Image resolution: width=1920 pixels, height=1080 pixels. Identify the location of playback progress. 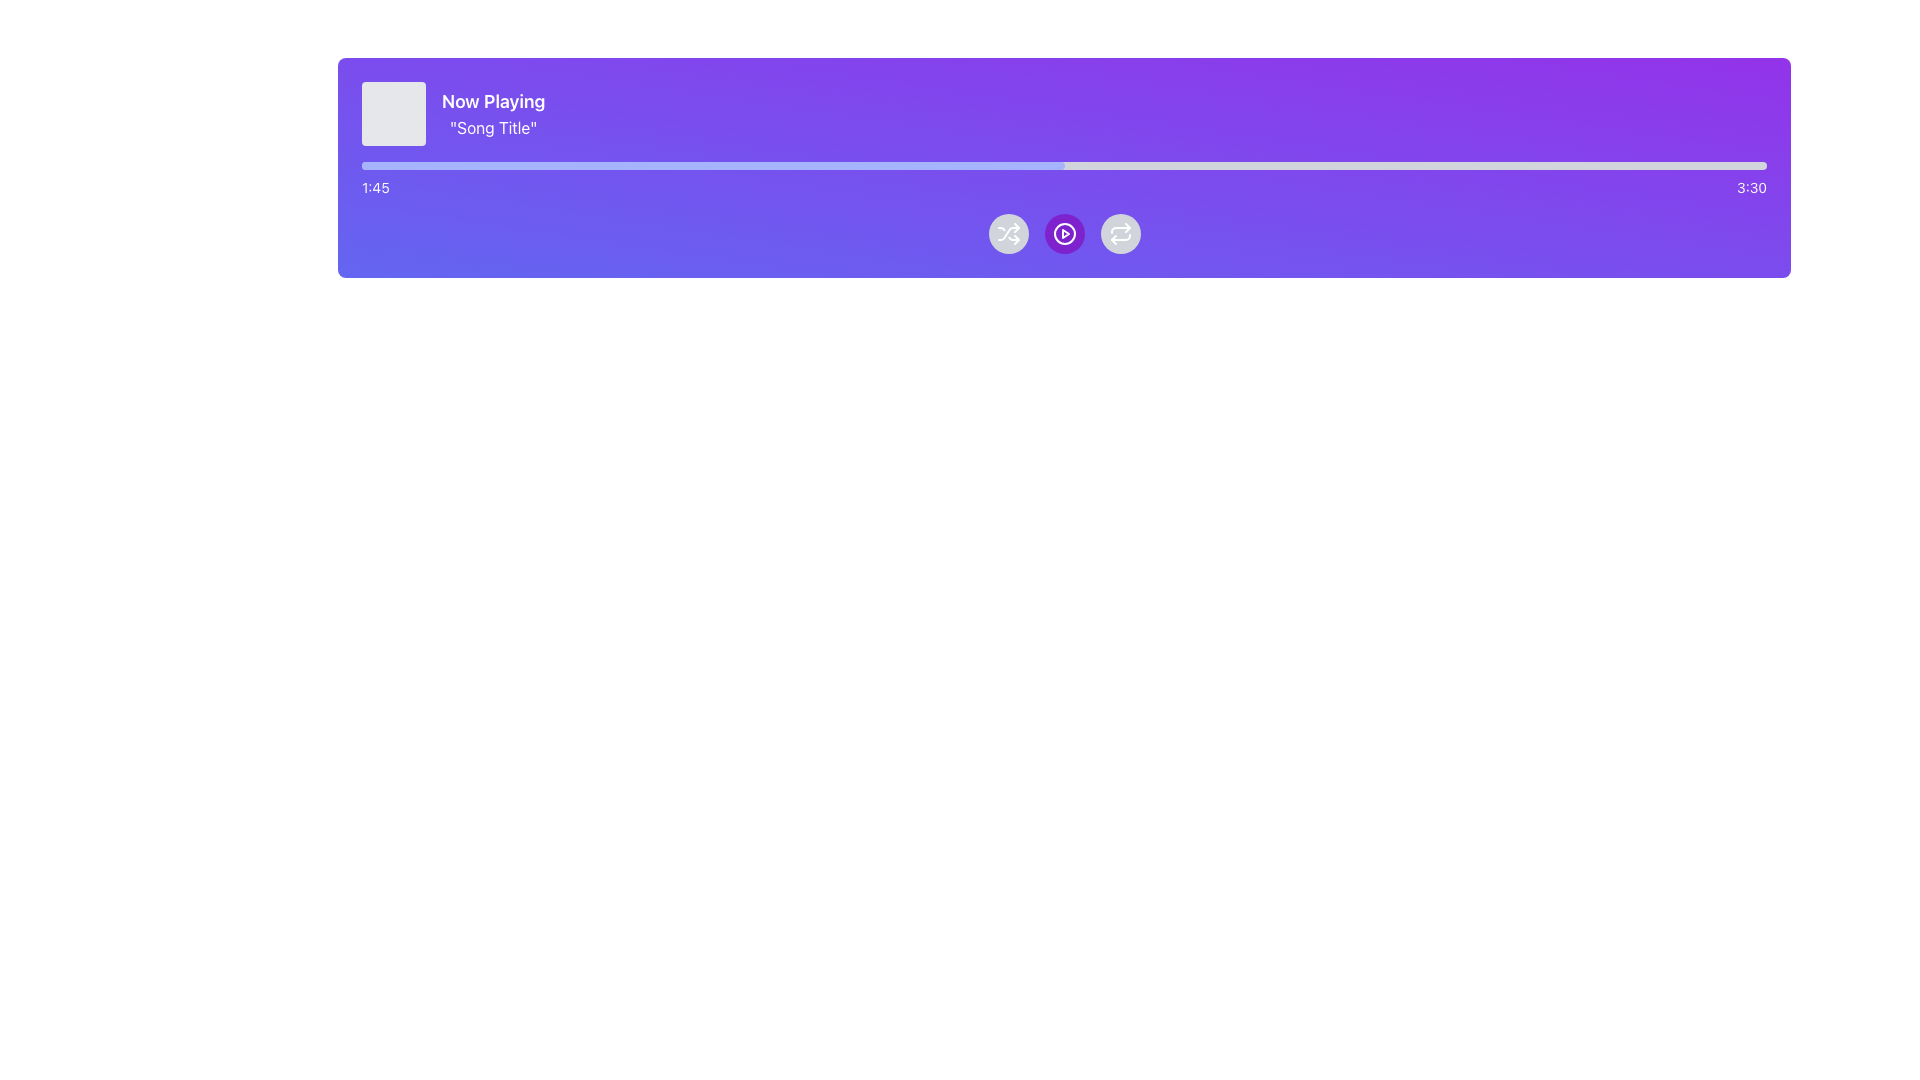
(782, 164).